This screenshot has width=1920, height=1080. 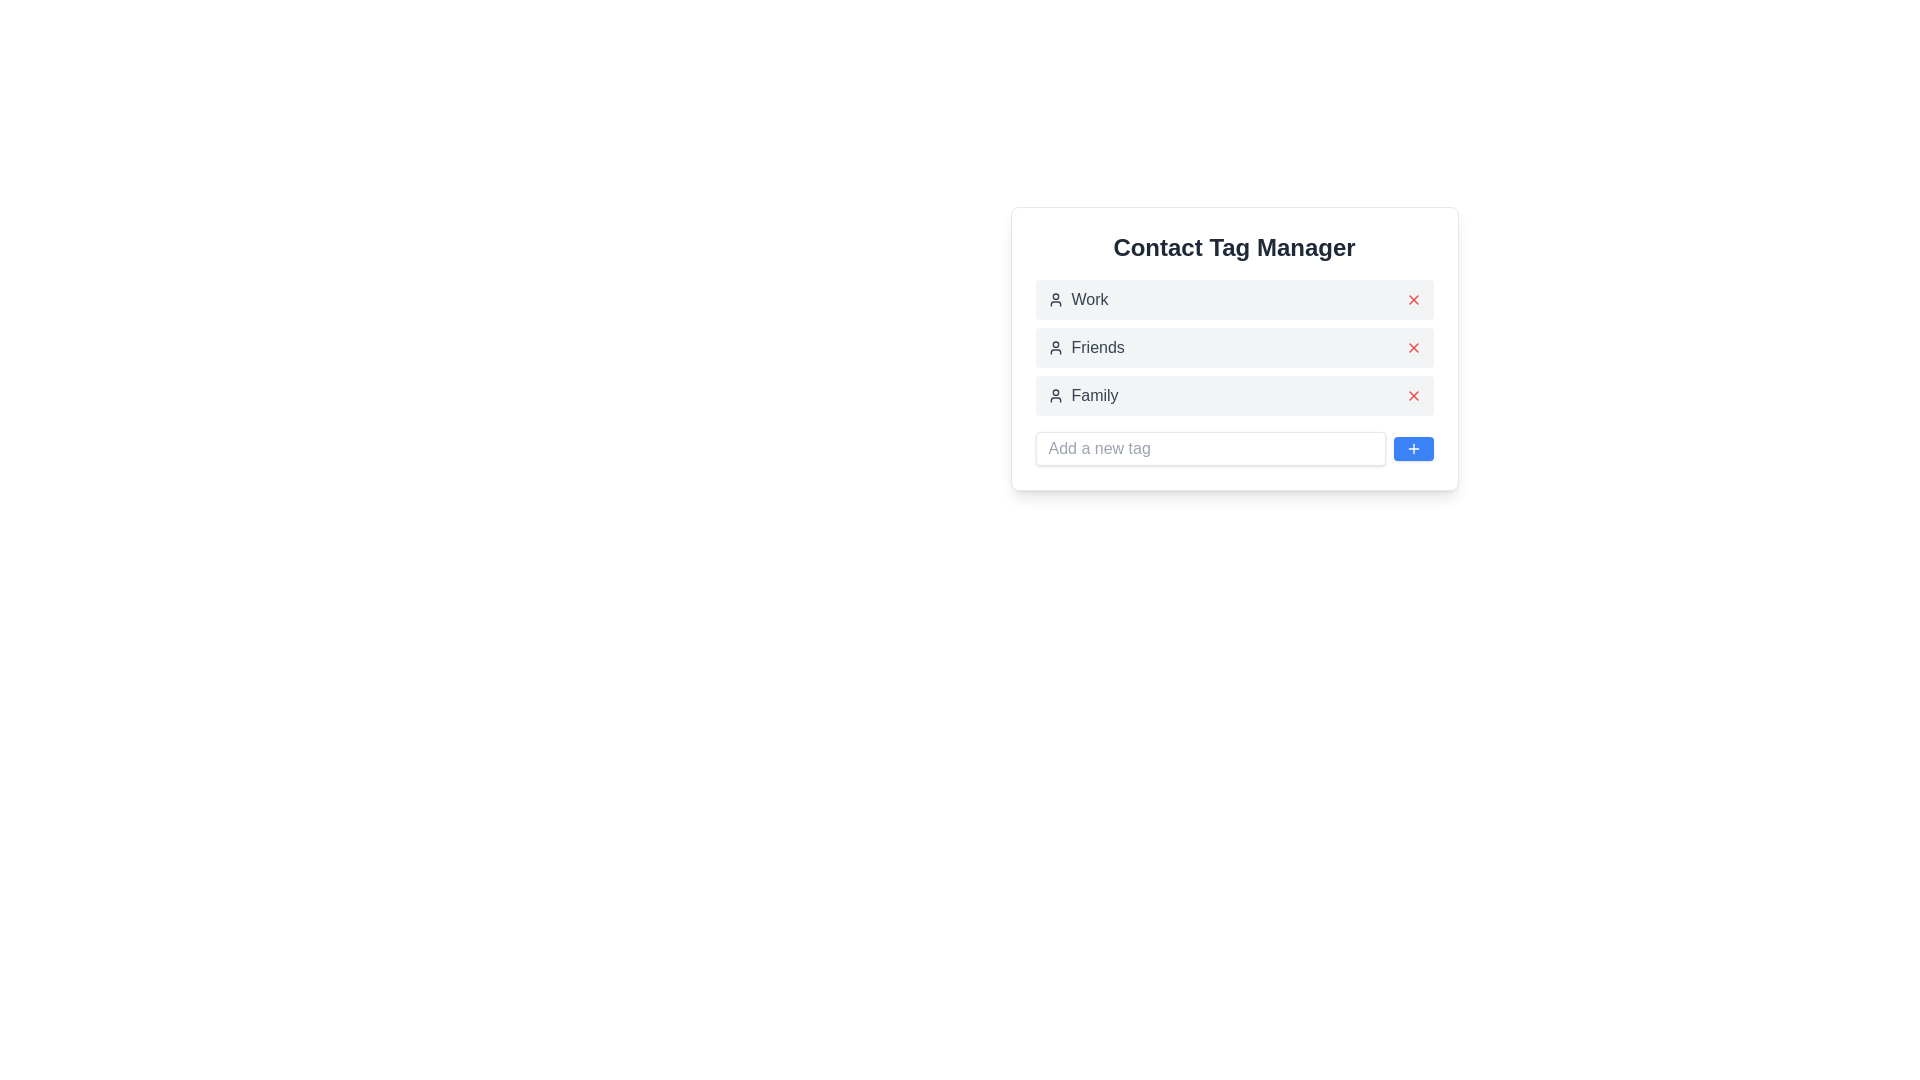 What do you see at coordinates (1233, 346) in the screenshot?
I see `the 'Friends' tag element in the 'Contact Tag Manager'` at bounding box center [1233, 346].